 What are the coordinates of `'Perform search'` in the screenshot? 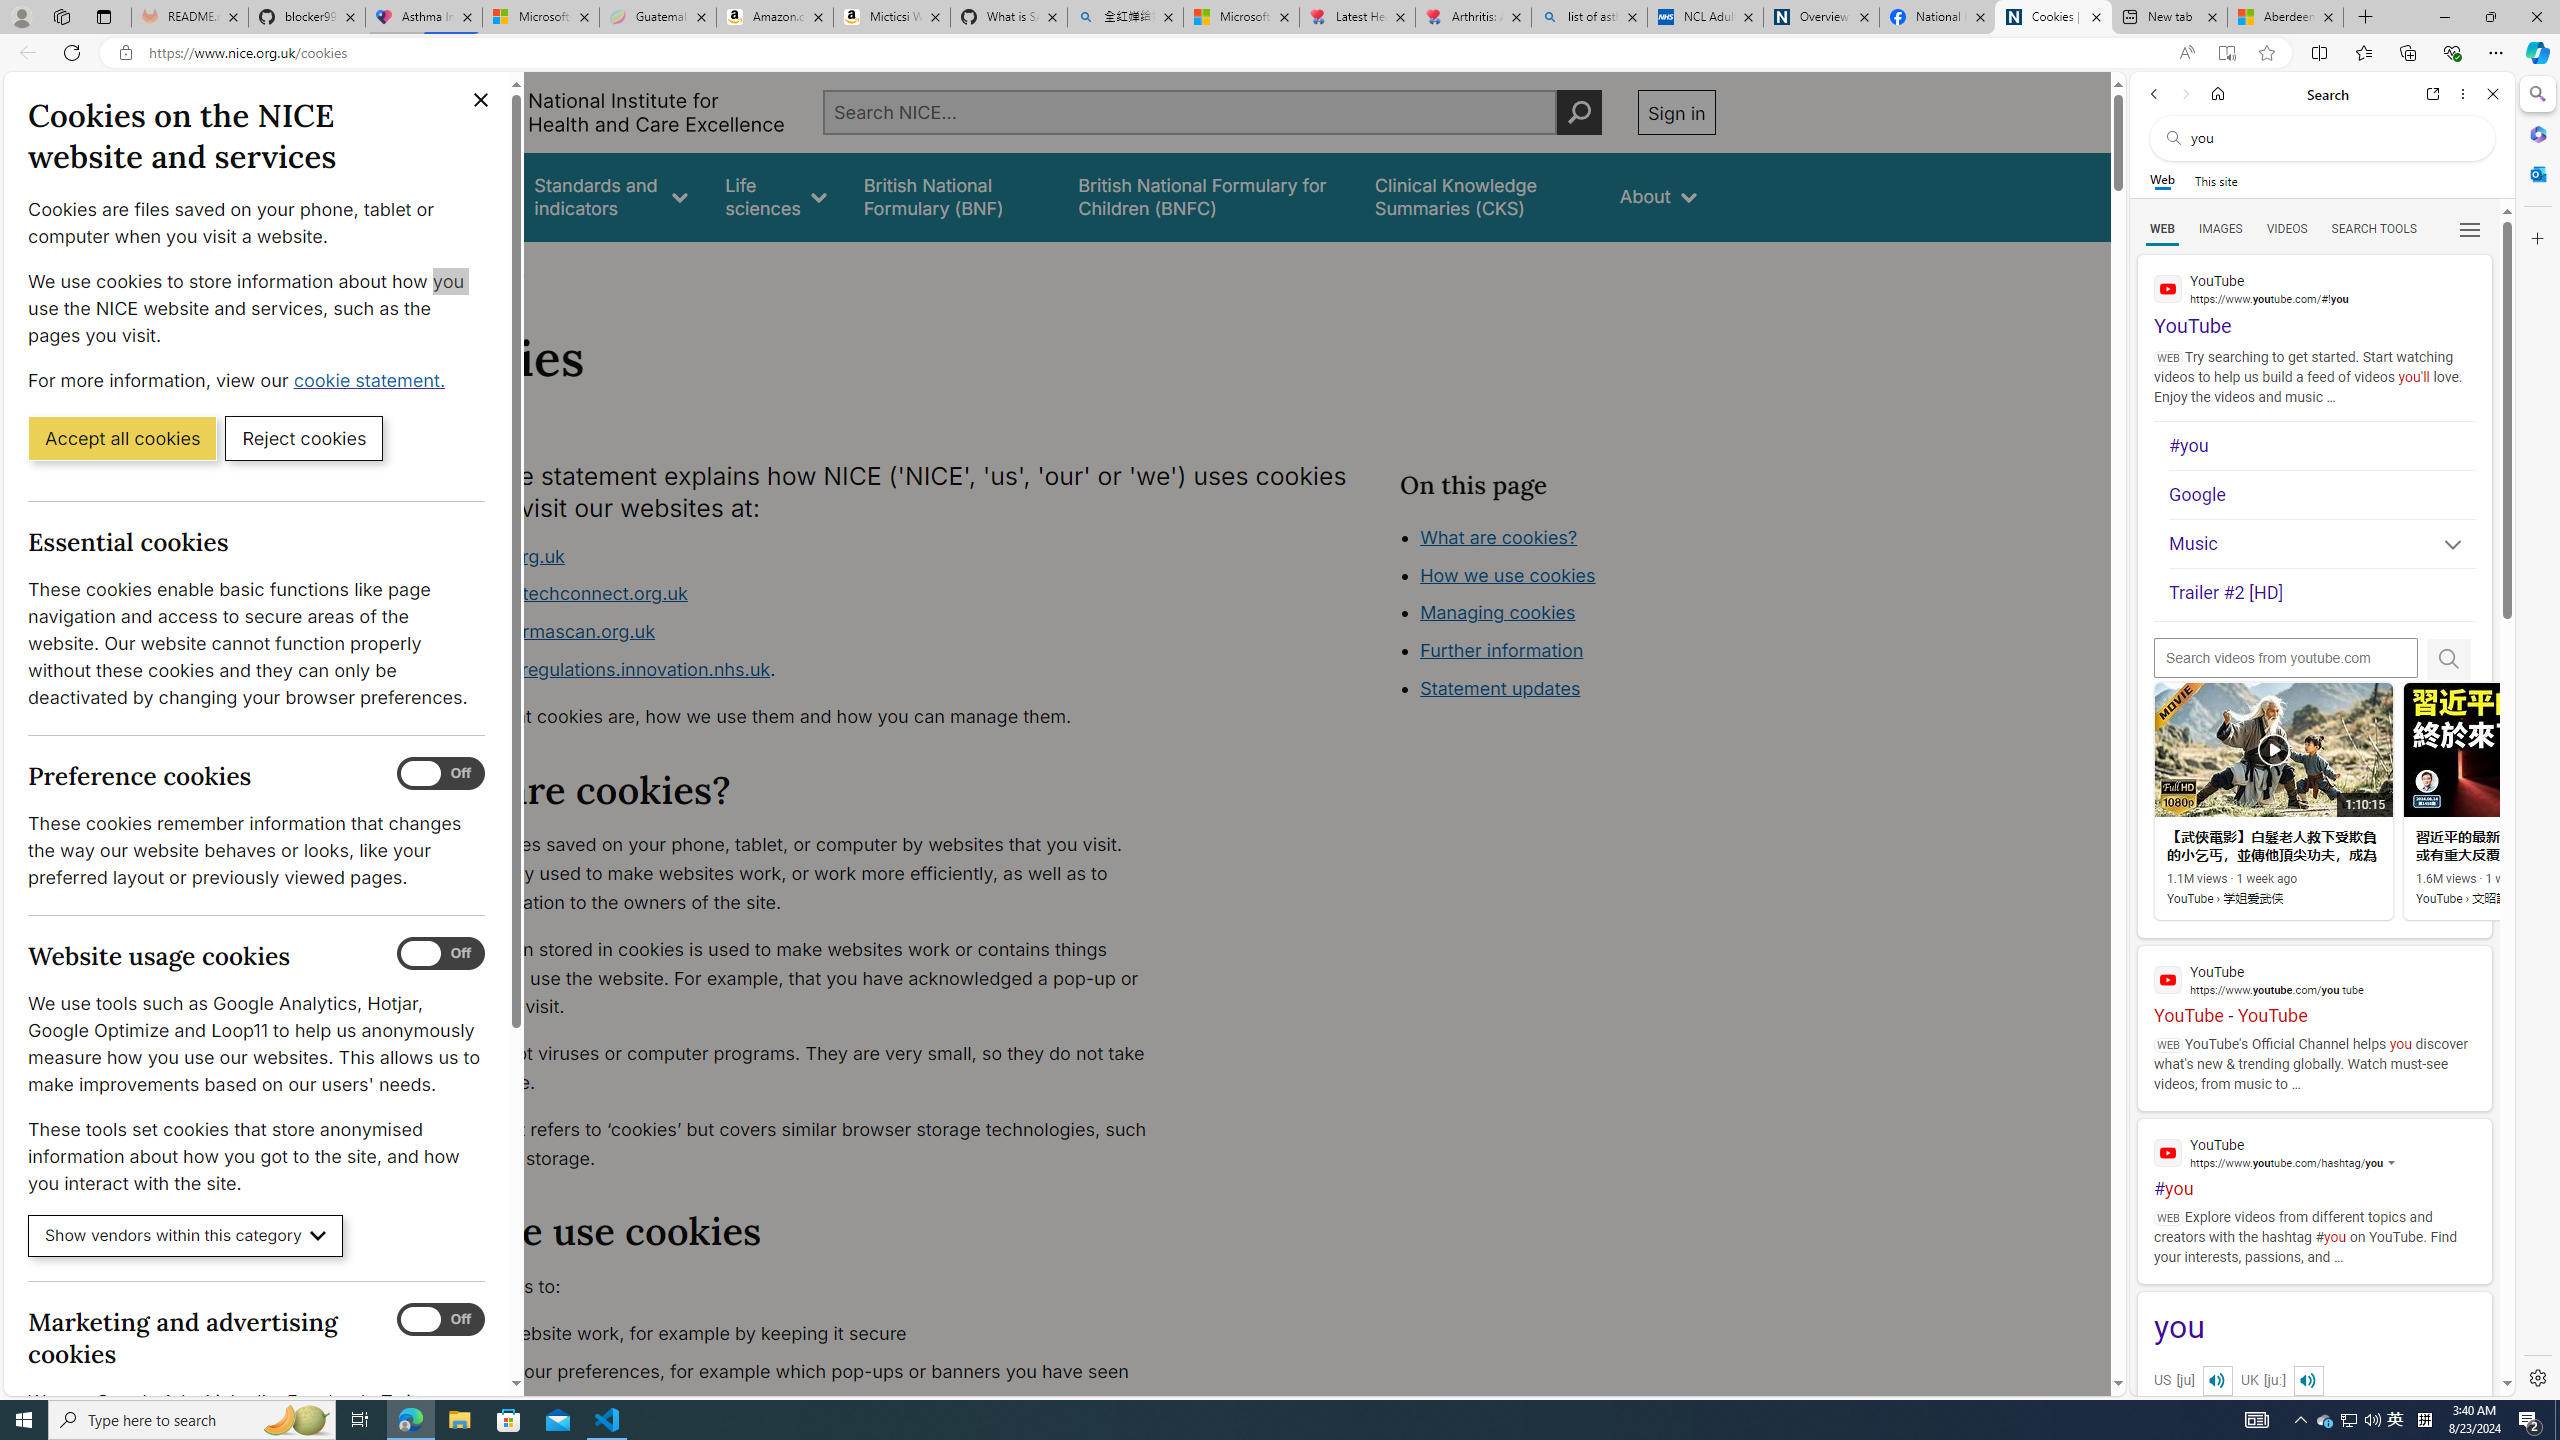 It's located at (1578, 111).